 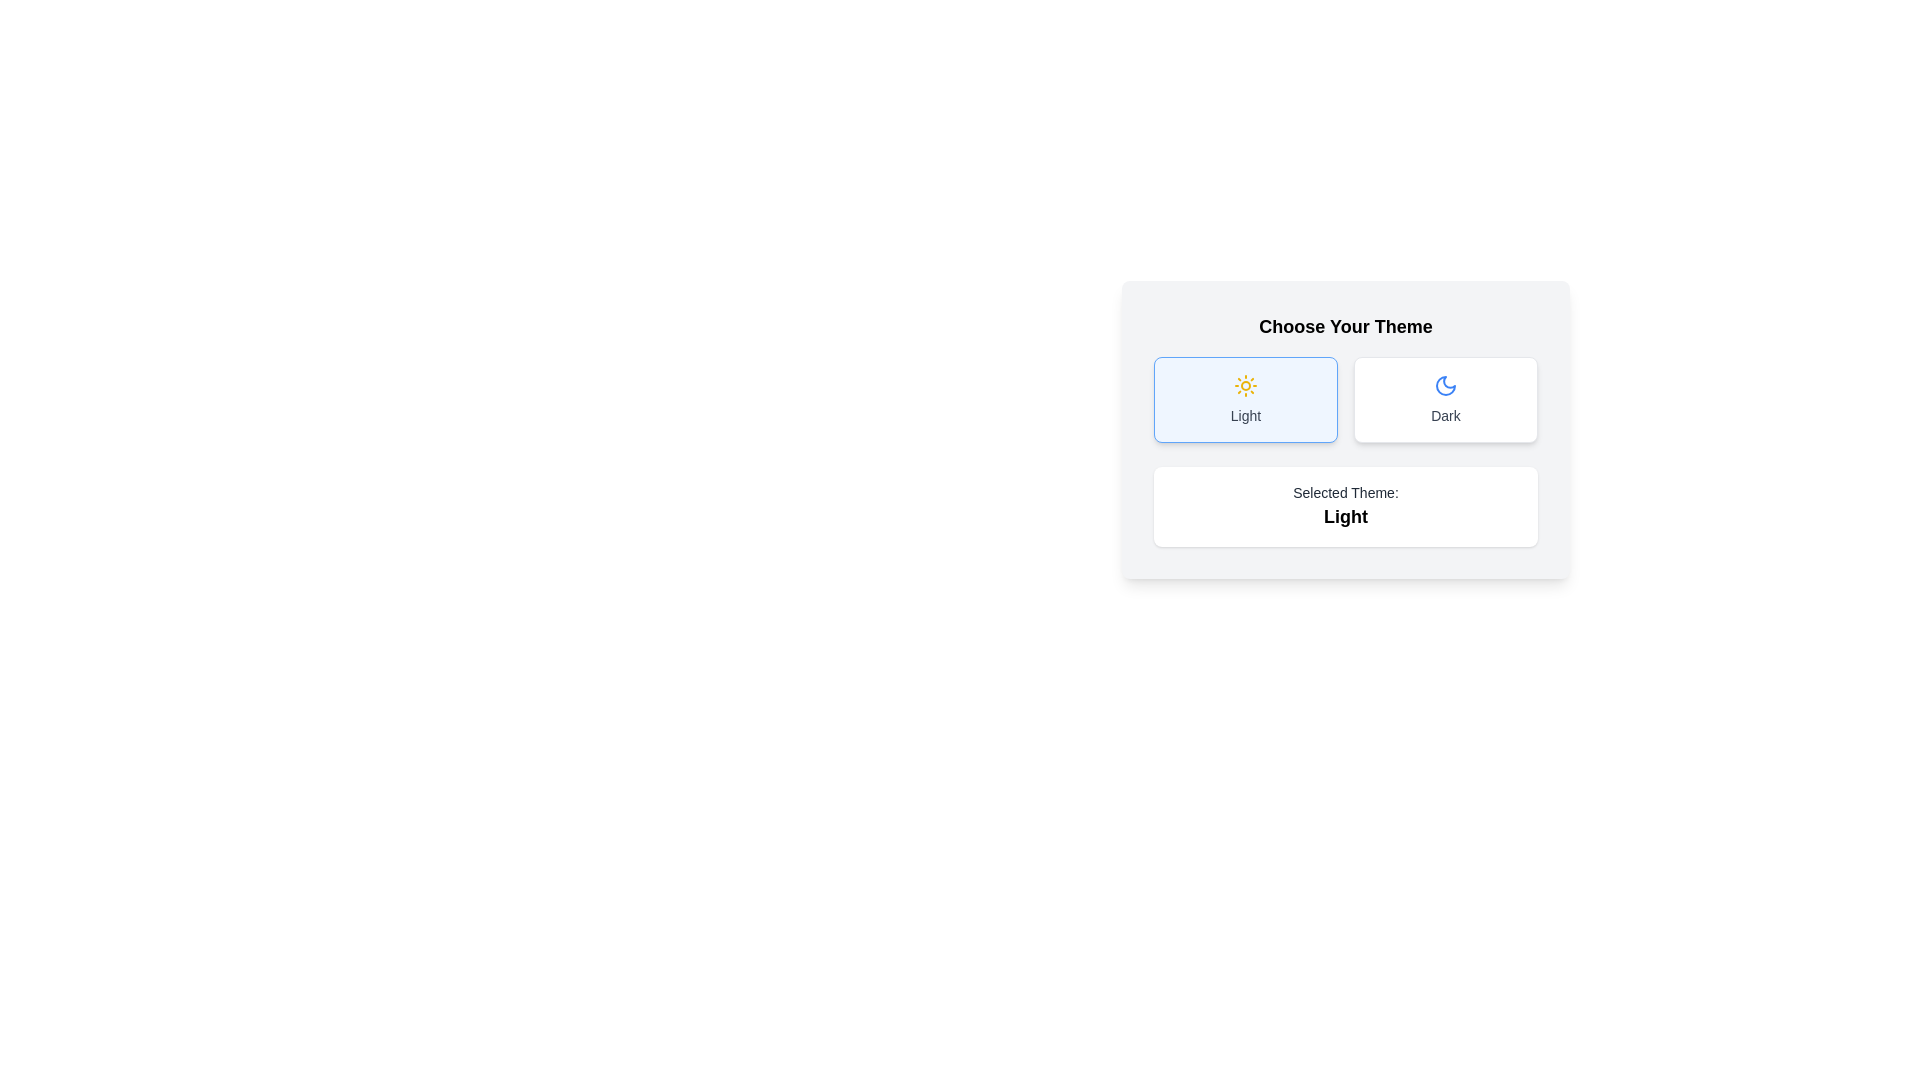 I want to click on the Light button to select the corresponding theme, so click(x=1245, y=400).